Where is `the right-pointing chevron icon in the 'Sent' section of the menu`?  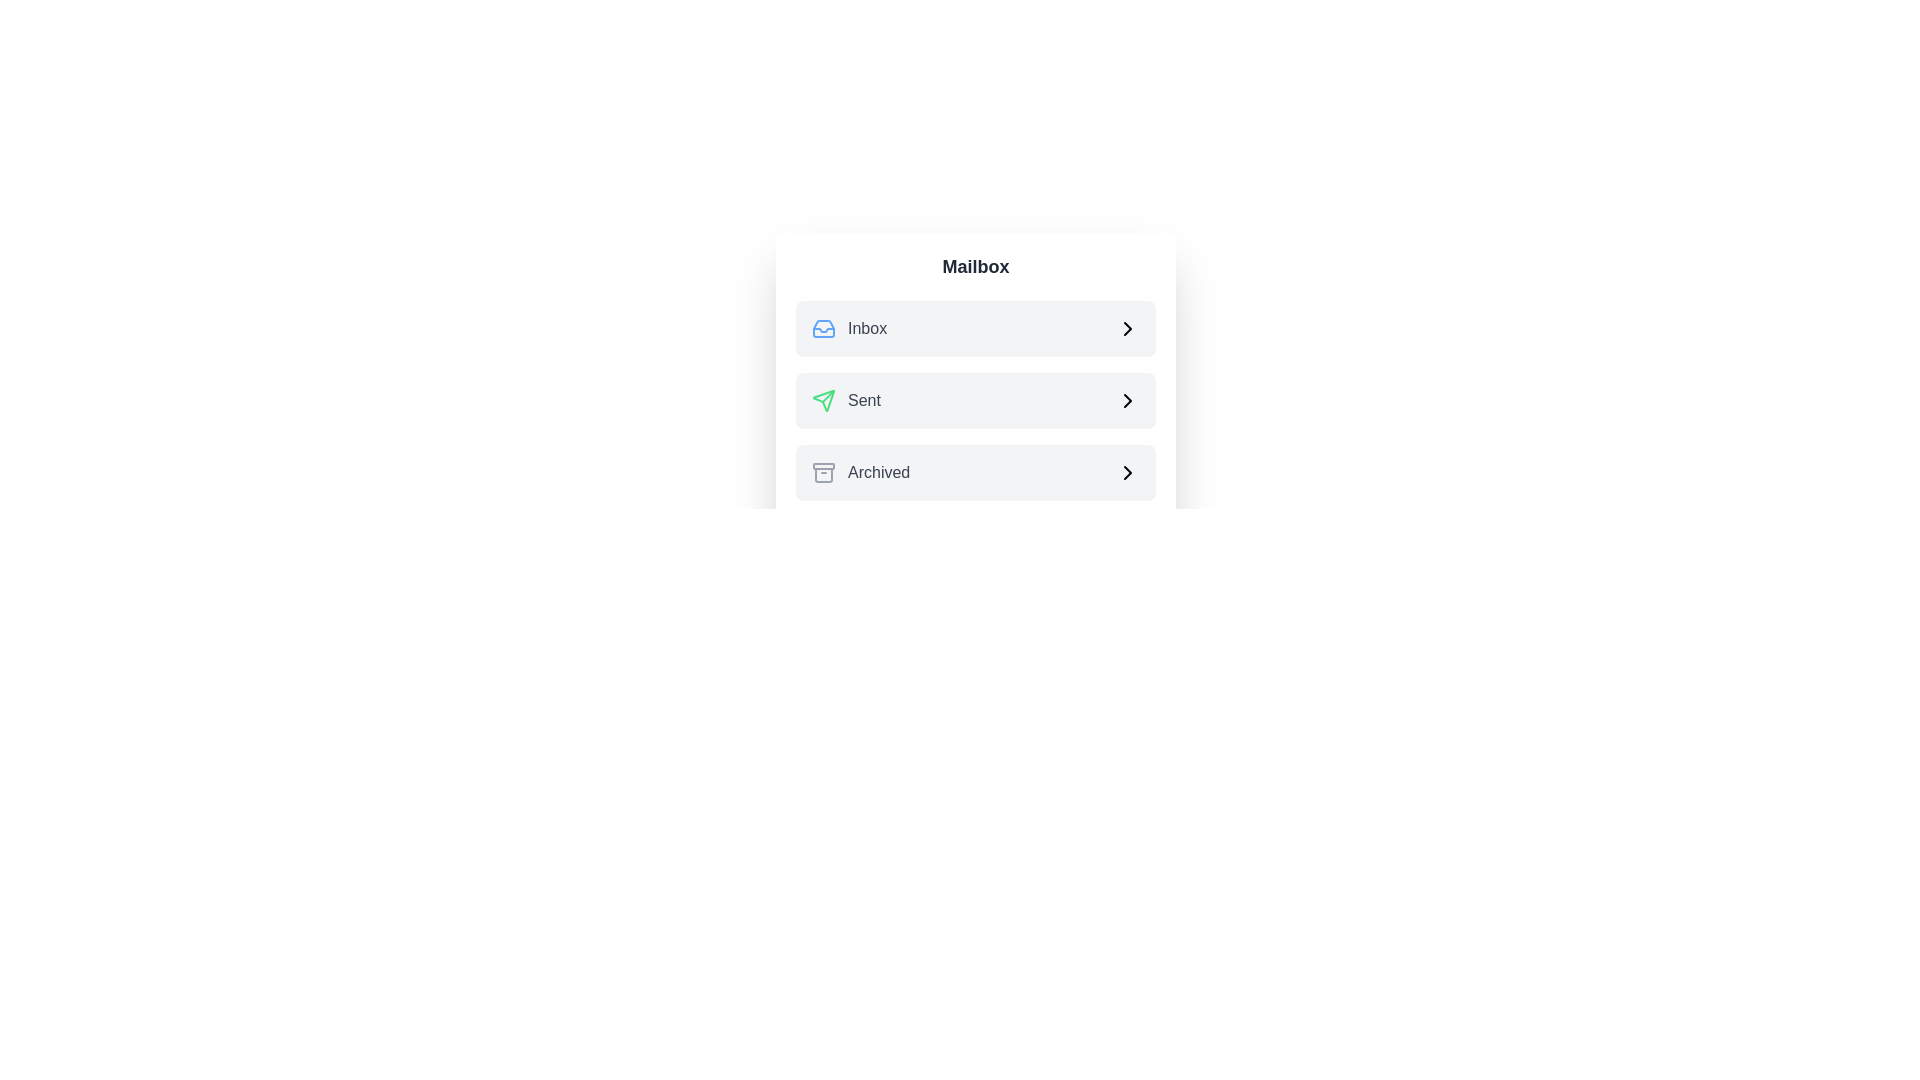
the right-pointing chevron icon in the 'Sent' section of the menu is located at coordinates (1128, 401).